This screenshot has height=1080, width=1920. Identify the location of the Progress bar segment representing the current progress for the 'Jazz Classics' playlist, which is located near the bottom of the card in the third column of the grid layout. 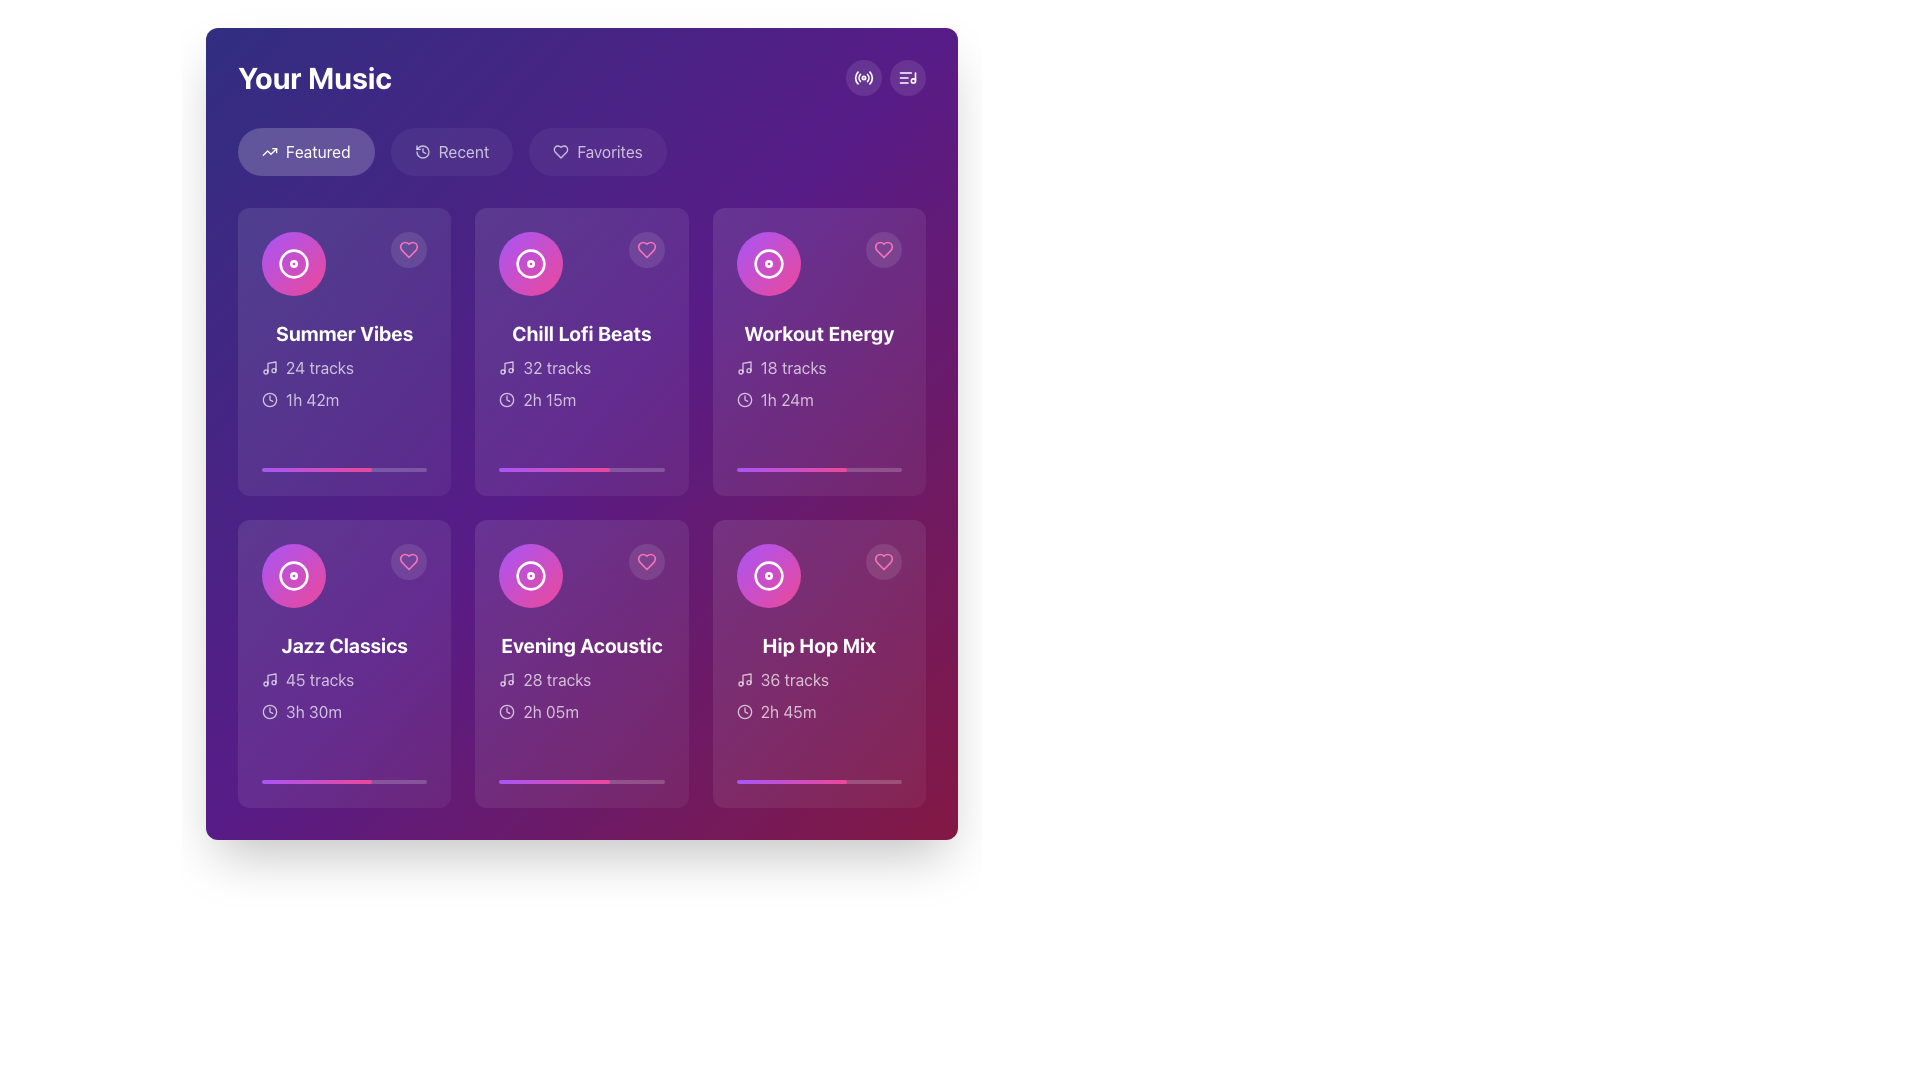
(316, 781).